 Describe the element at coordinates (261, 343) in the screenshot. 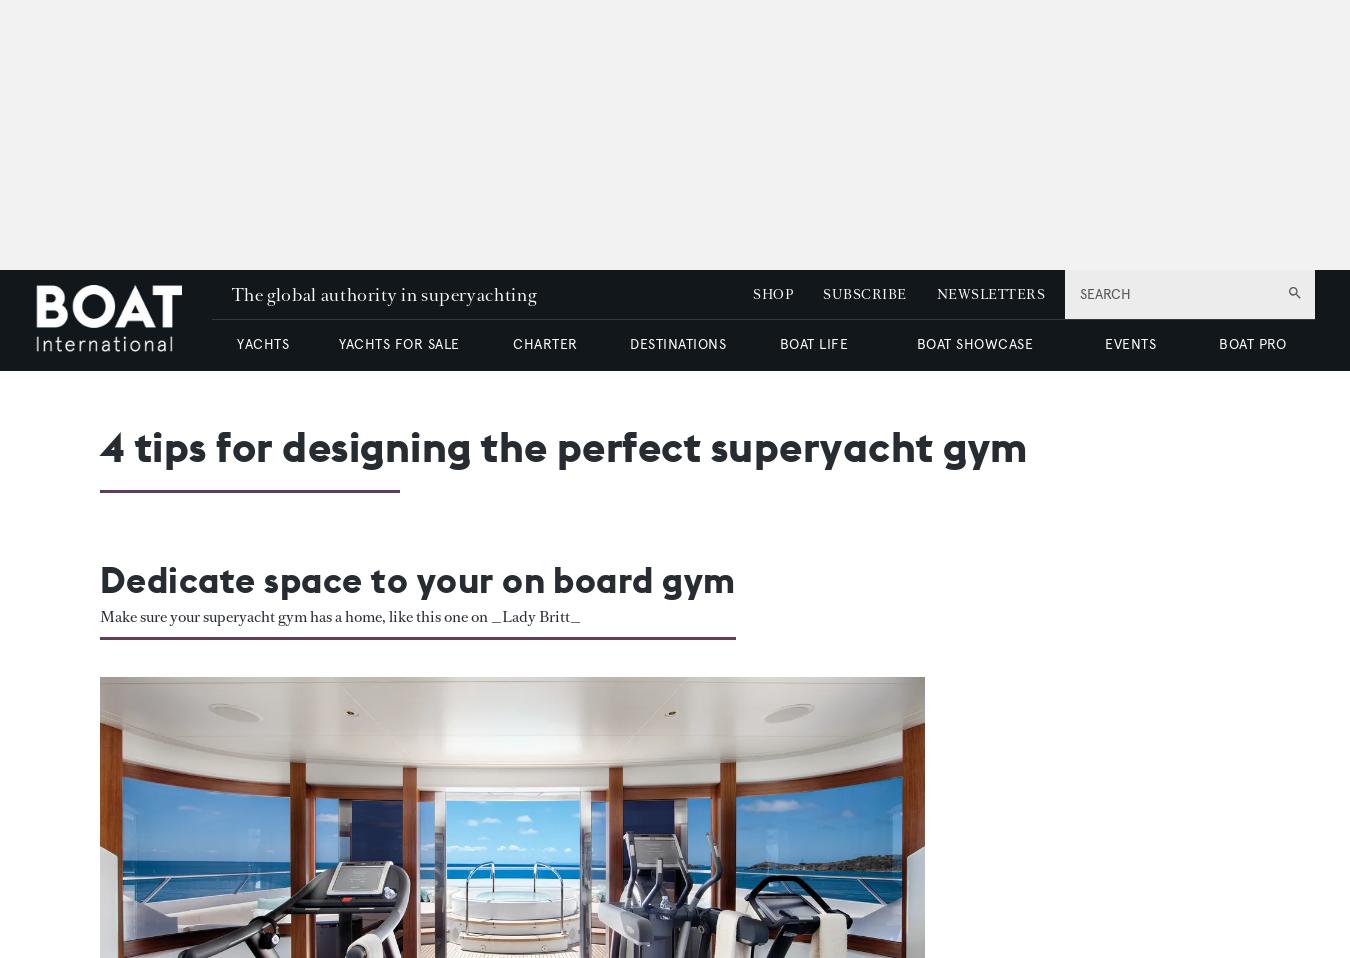

I see `'YACHTS'` at that location.